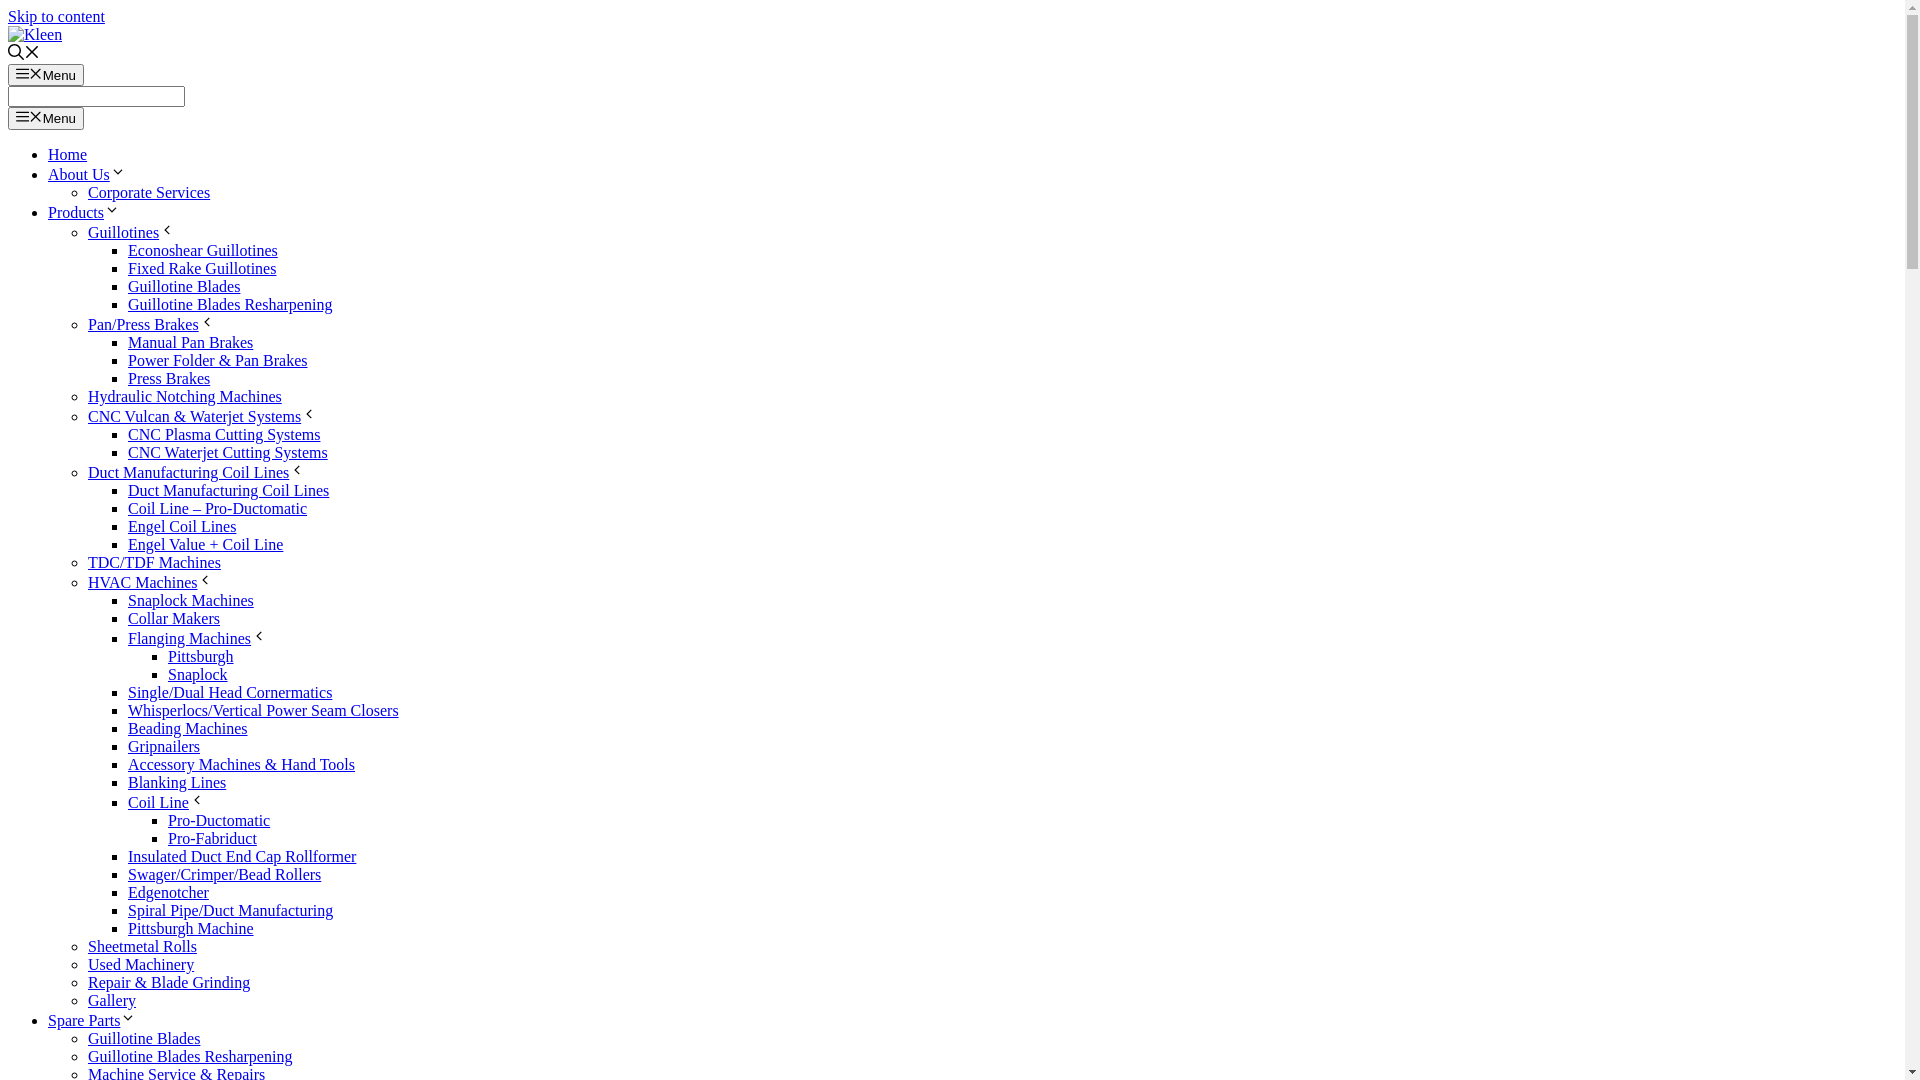 This screenshot has width=1920, height=1080. I want to click on 'Snaplock', so click(197, 674).